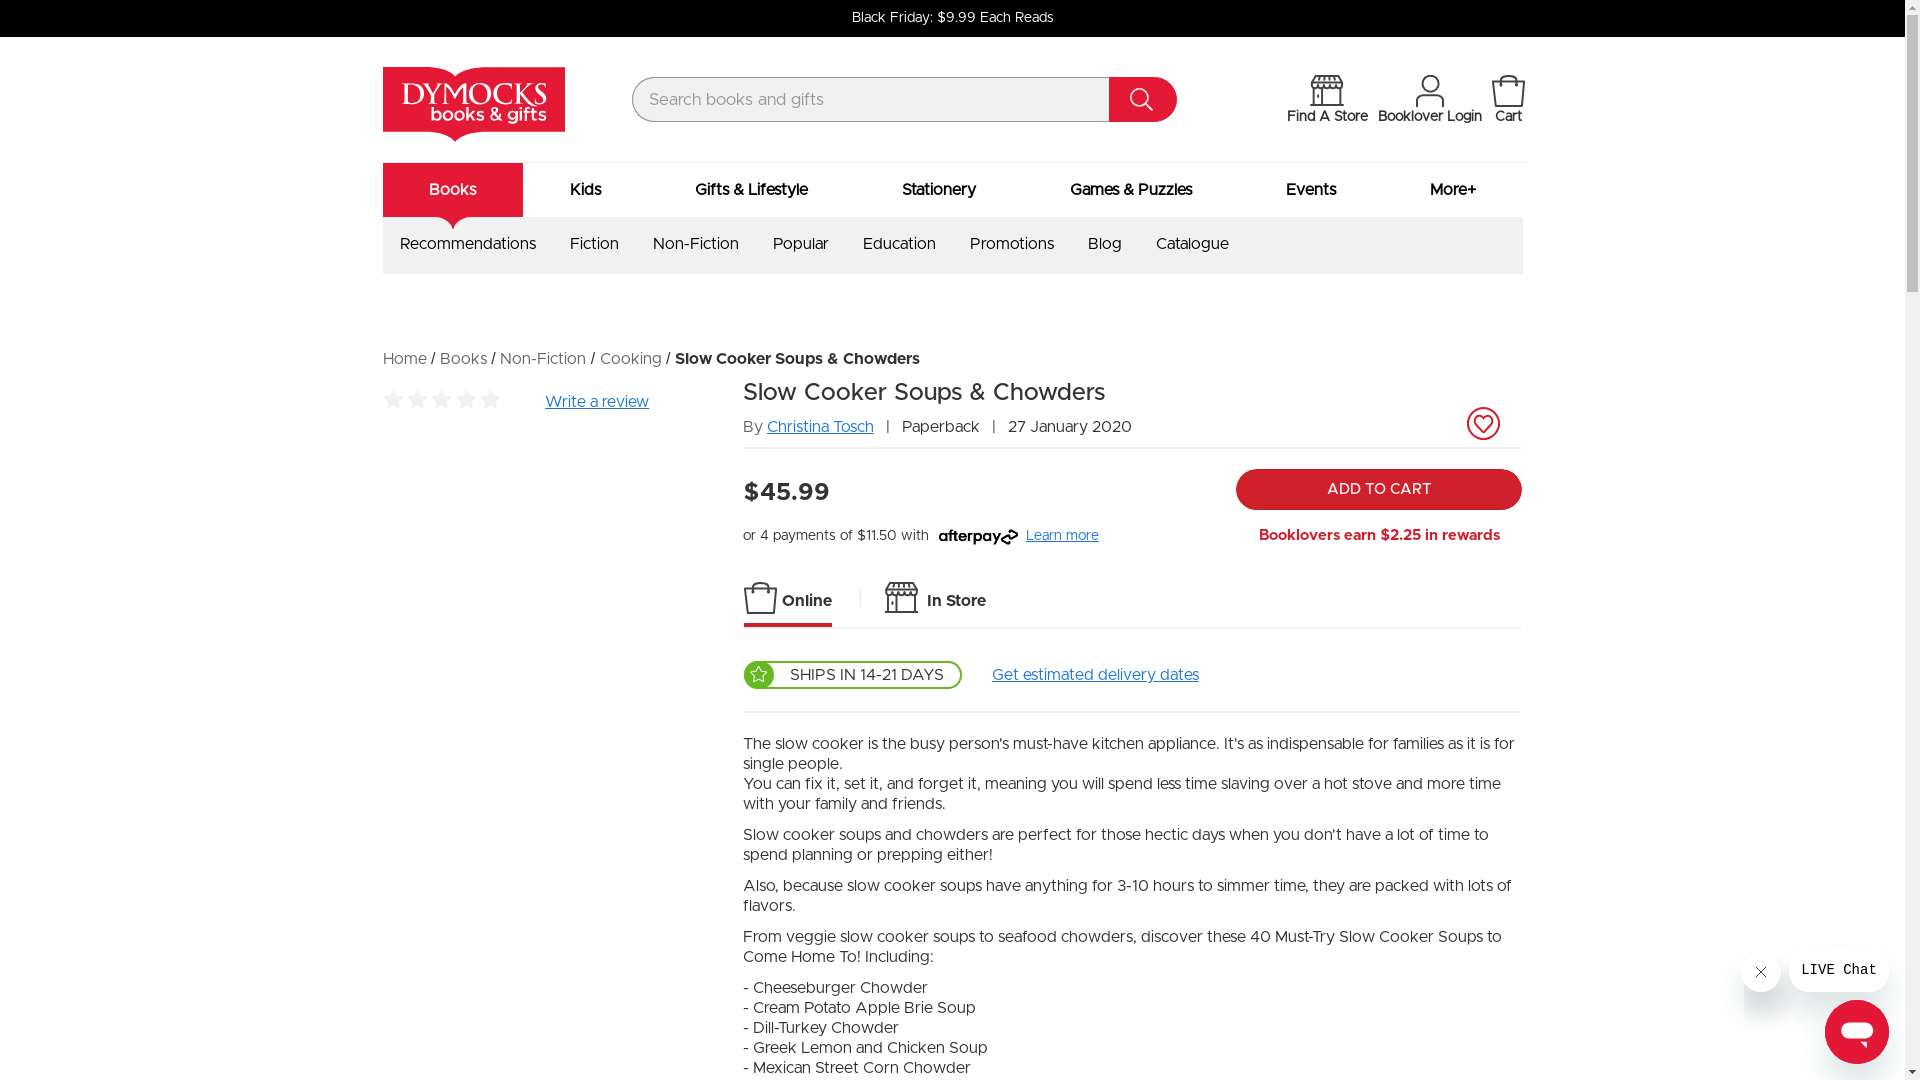 This screenshot has height=1080, width=1920. Describe the element at coordinates (1451, 189) in the screenshot. I see `'More+'` at that location.